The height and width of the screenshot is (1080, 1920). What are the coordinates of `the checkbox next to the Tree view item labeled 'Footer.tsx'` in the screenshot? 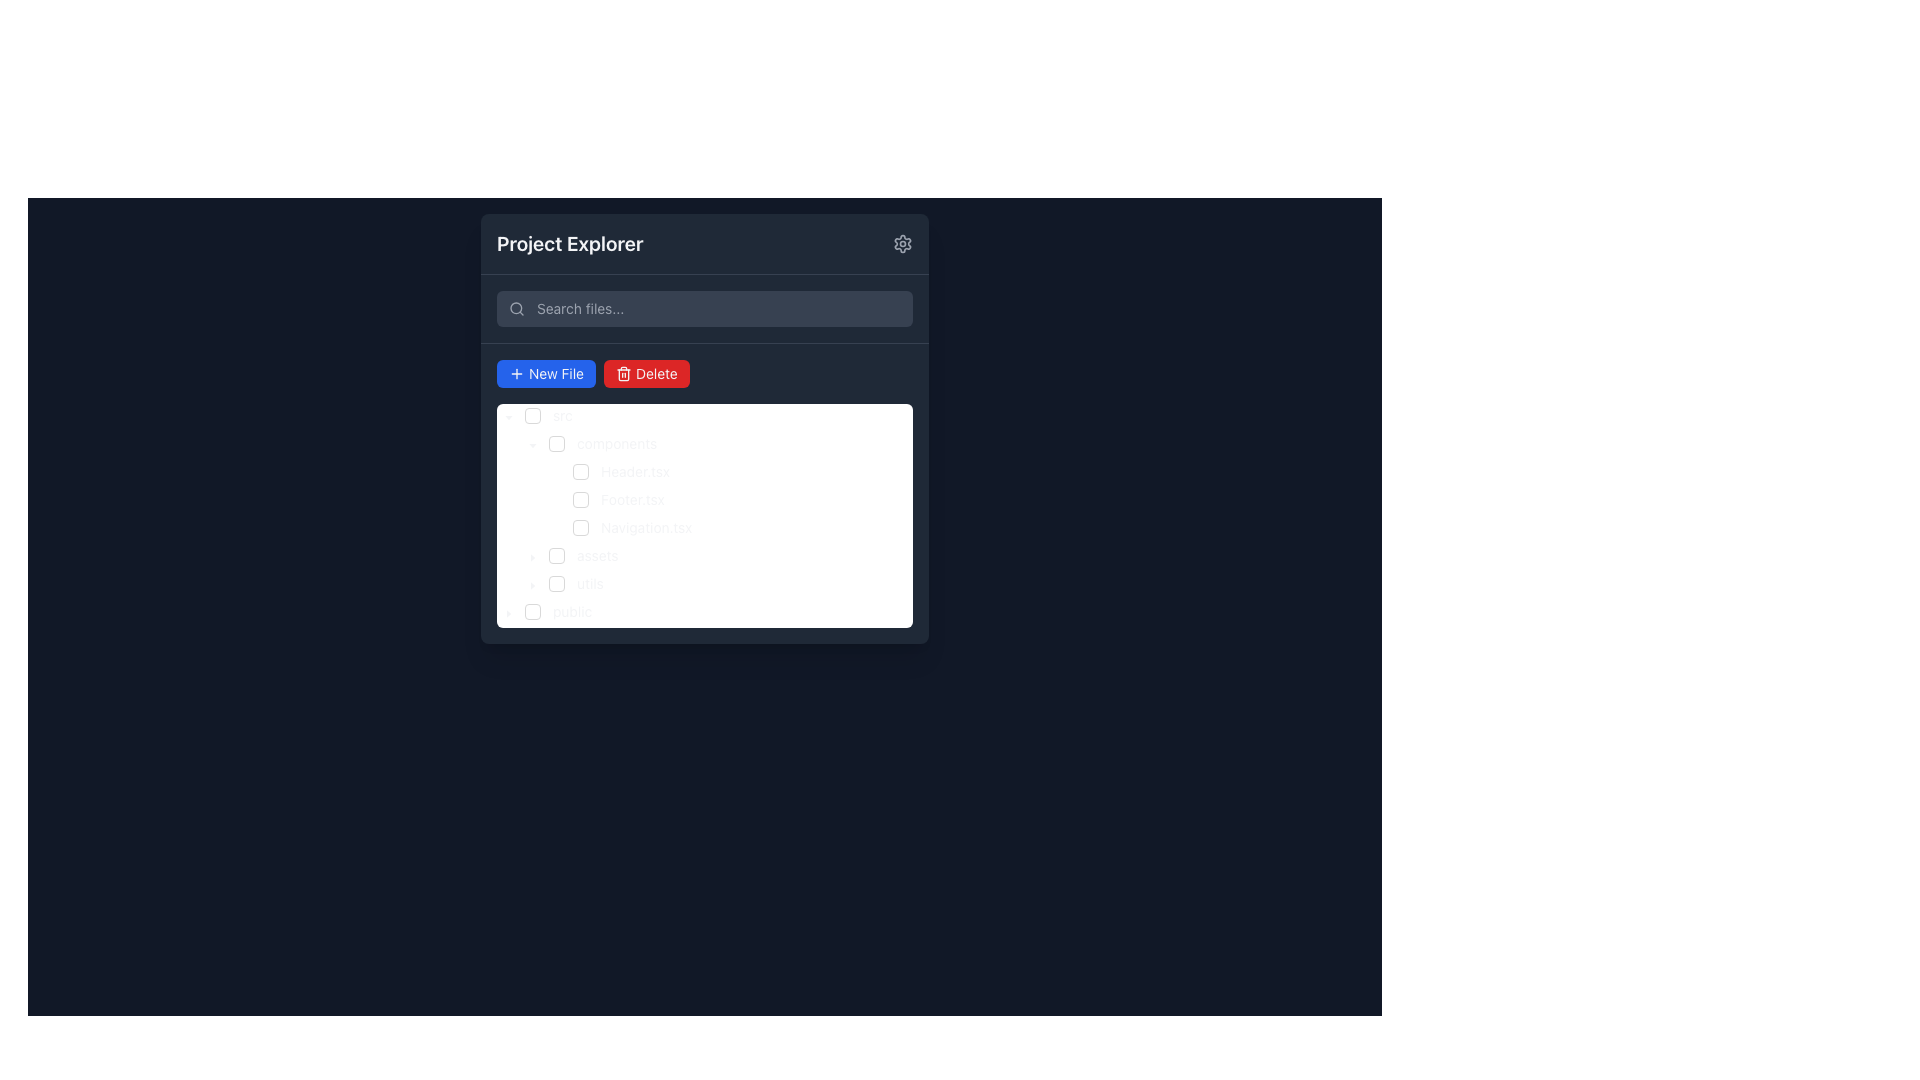 It's located at (583, 499).